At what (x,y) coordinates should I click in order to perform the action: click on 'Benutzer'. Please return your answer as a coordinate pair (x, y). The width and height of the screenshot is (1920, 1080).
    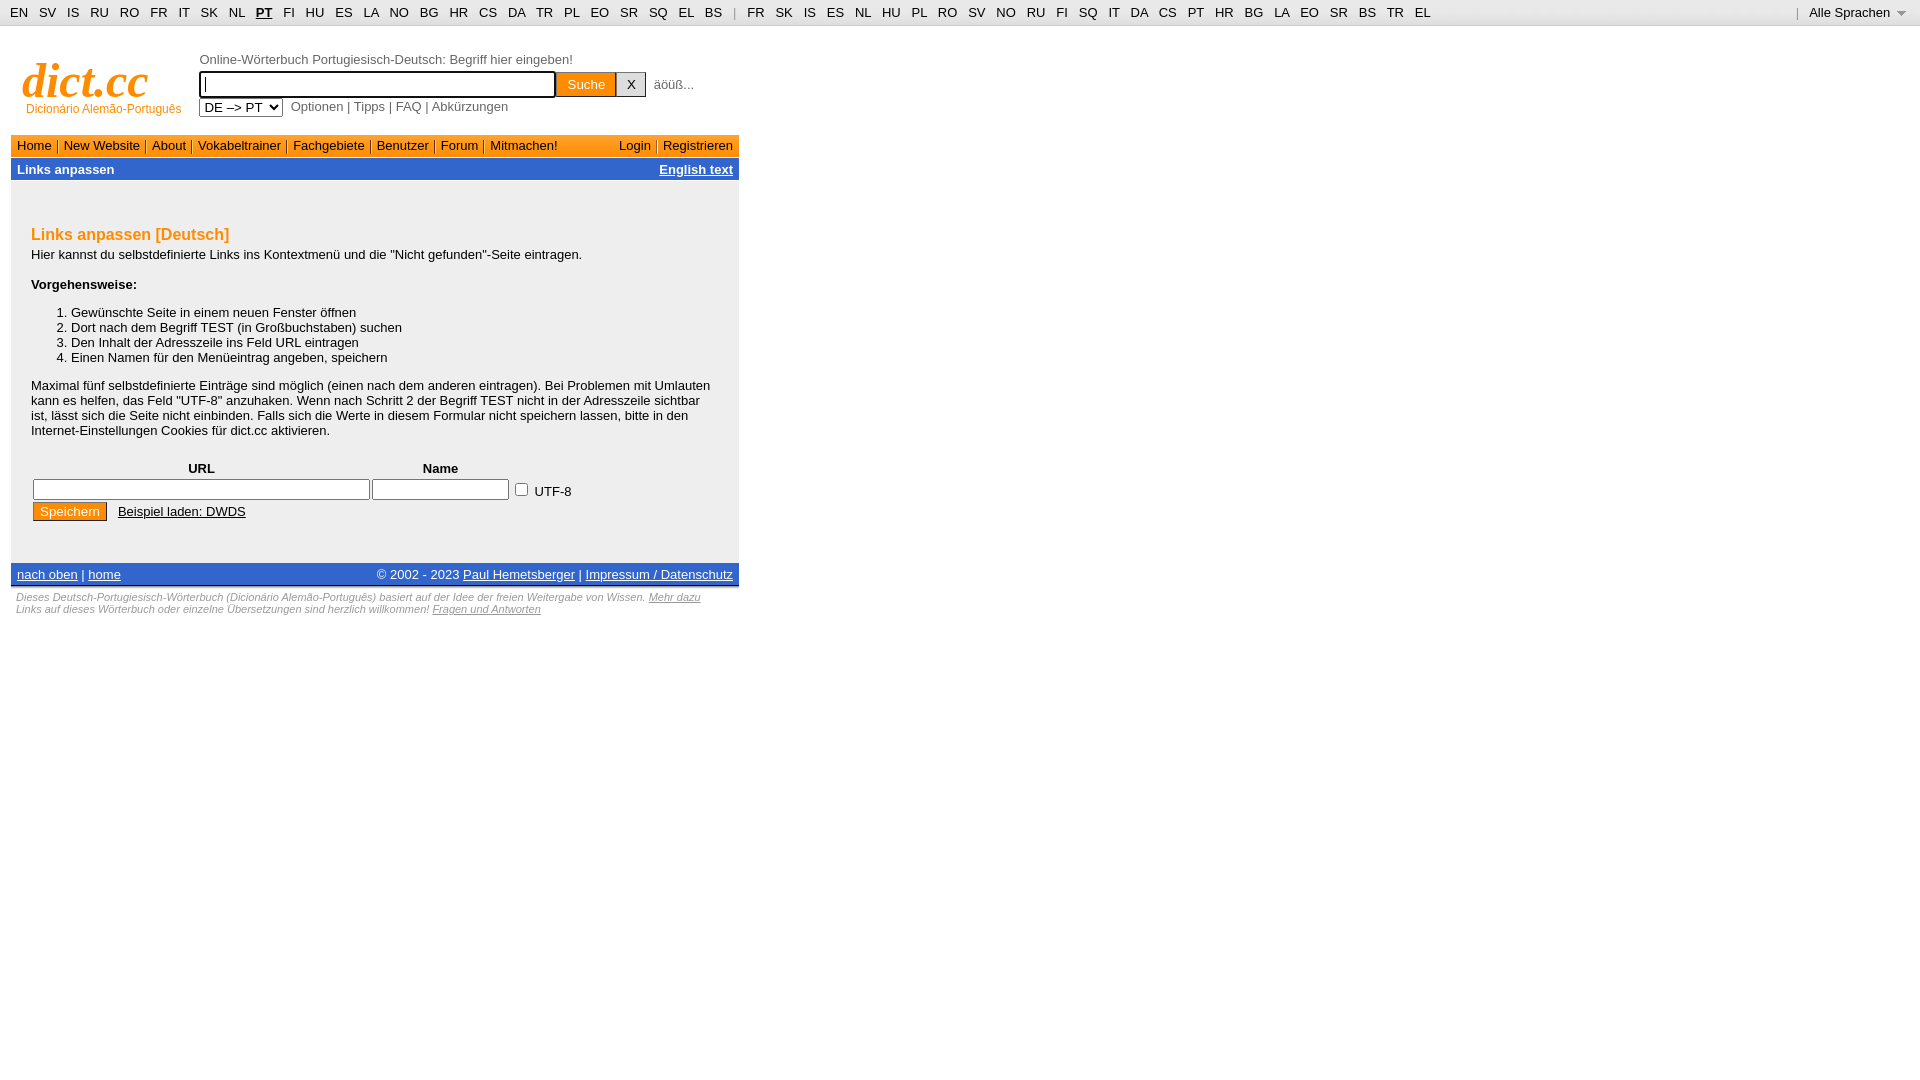
    Looking at the image, I should click on (377, 144).